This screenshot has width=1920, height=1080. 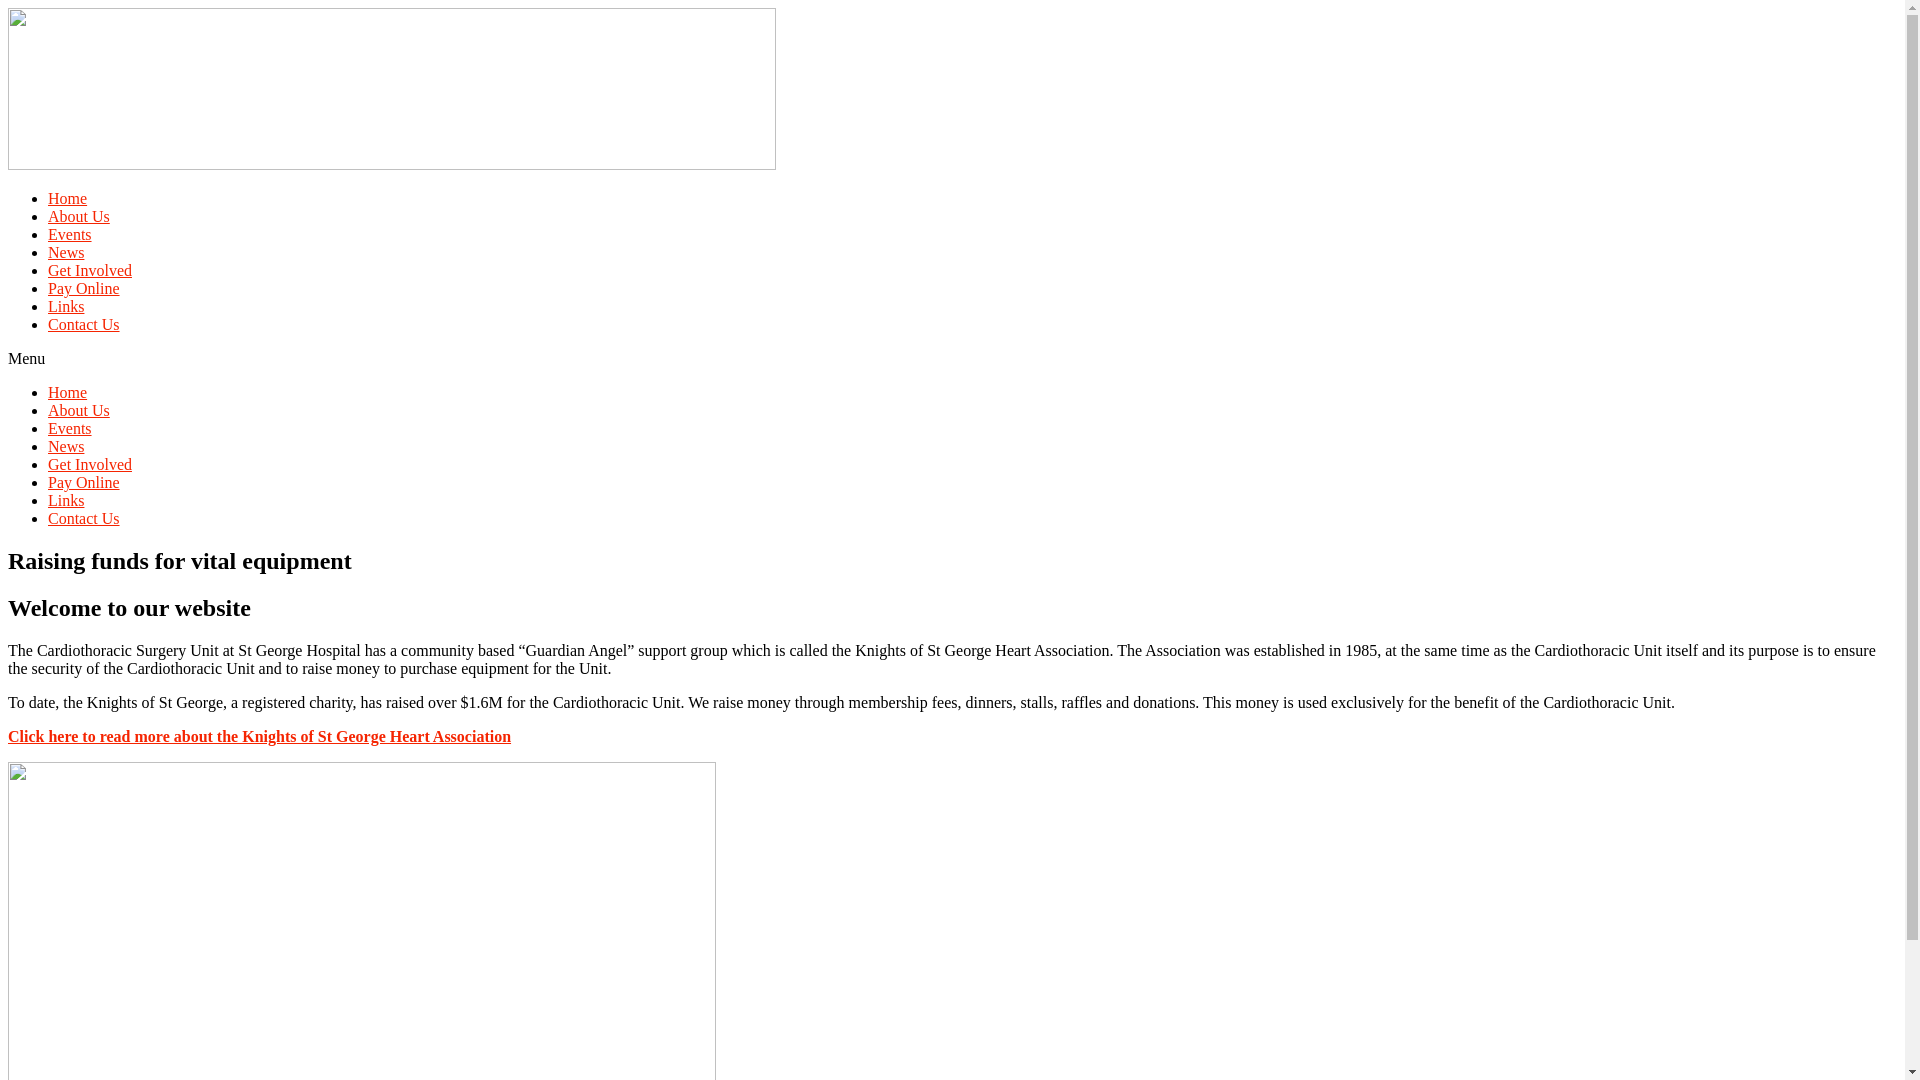 What do you see at coordinates (48, 288) in the screenshot?
I see `'Pay Online'` at bounding box center [48, 288].